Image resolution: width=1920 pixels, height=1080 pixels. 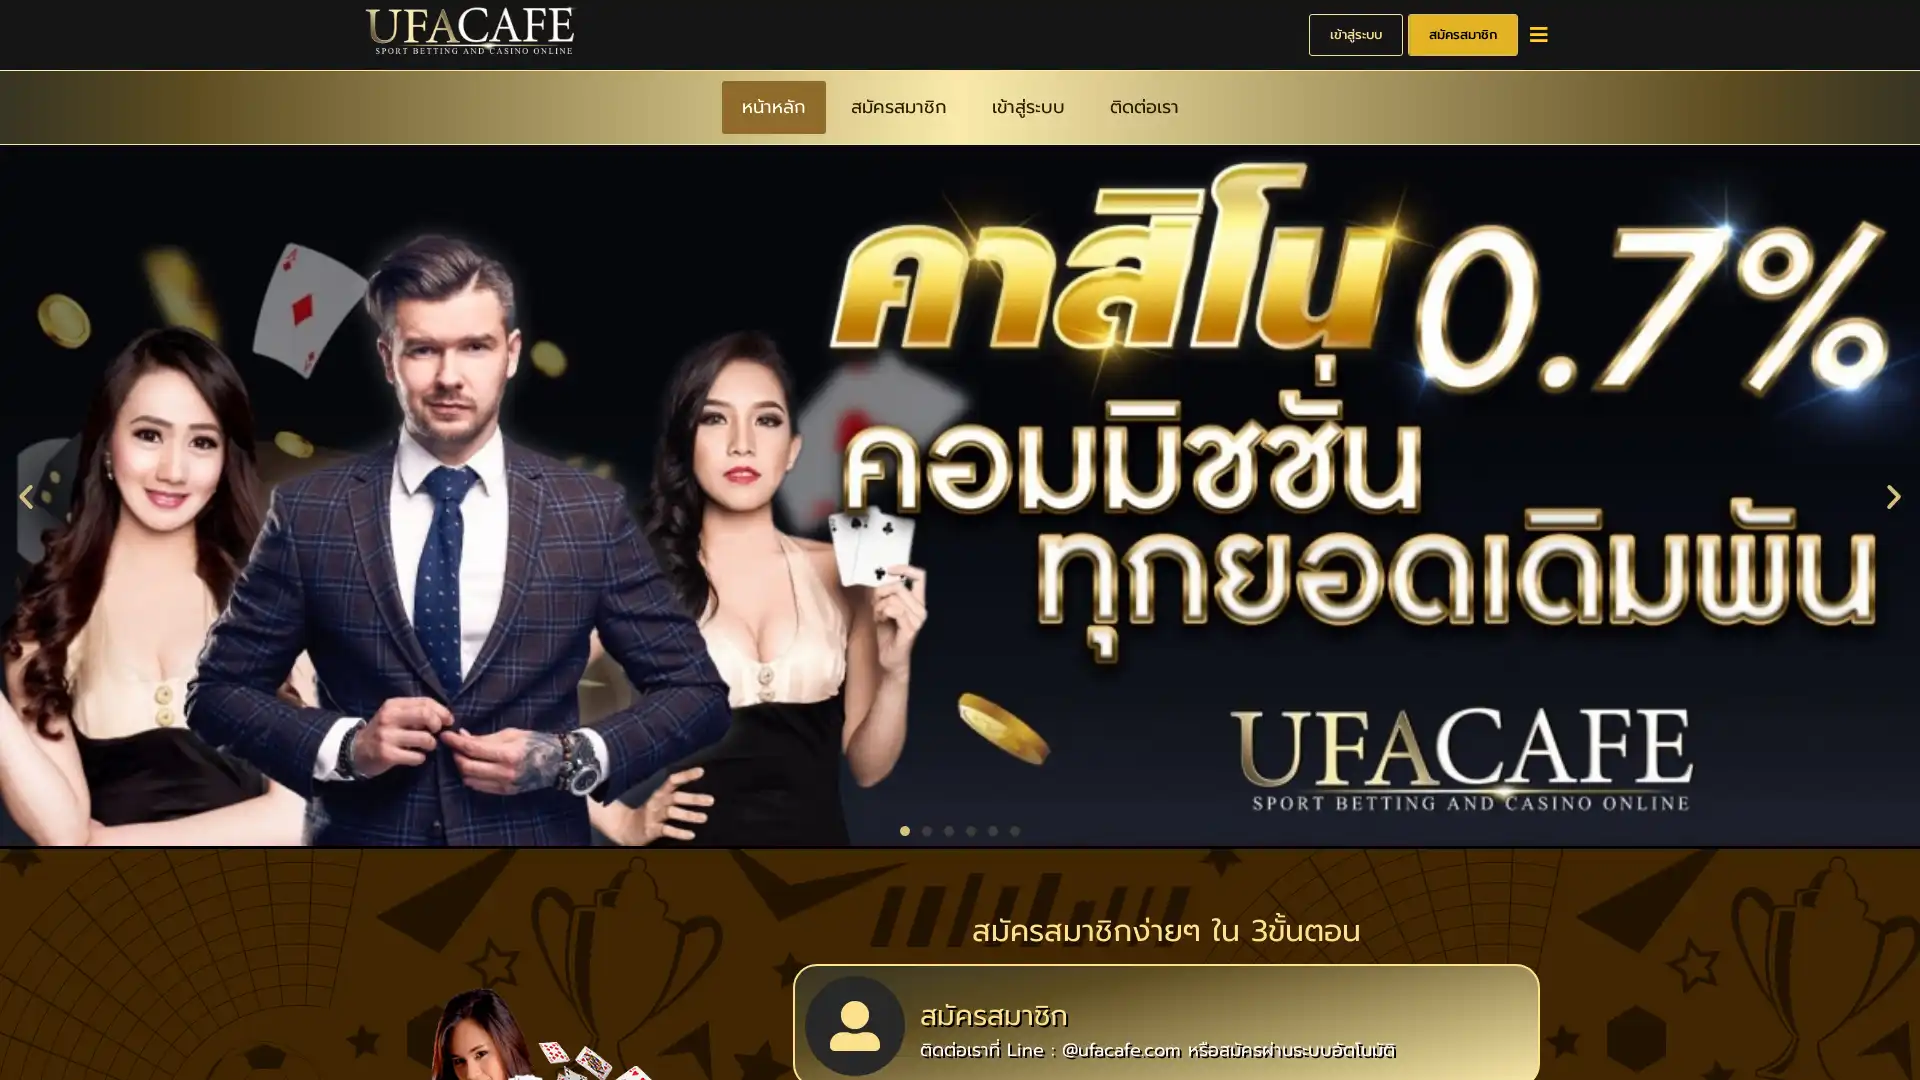 What do you see at coordinates (25, 493) in the screenshot?
I see `Previous slide` at bounding box center [25, 493].